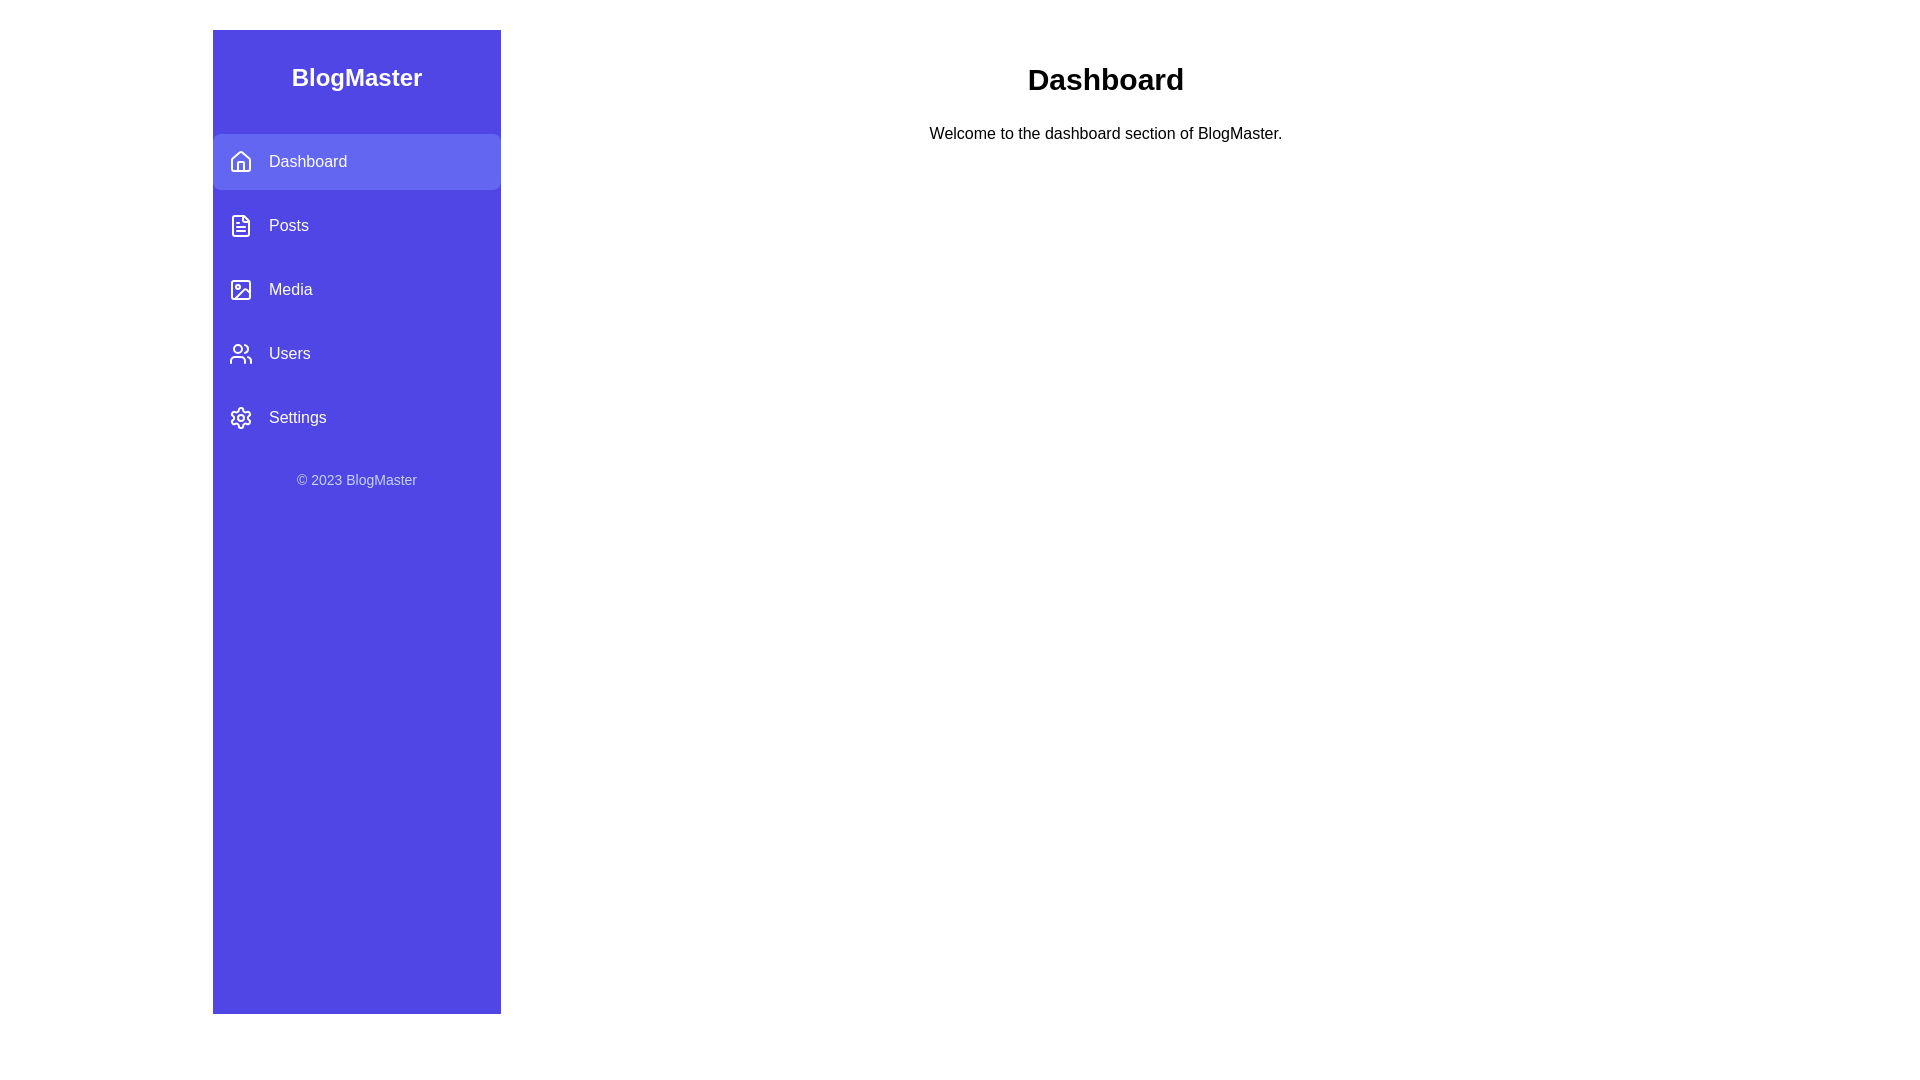  I want to click on the 'Users' navigation link, which is the fourth item in the vertical navigation menu on the left side, so click(356, 353).